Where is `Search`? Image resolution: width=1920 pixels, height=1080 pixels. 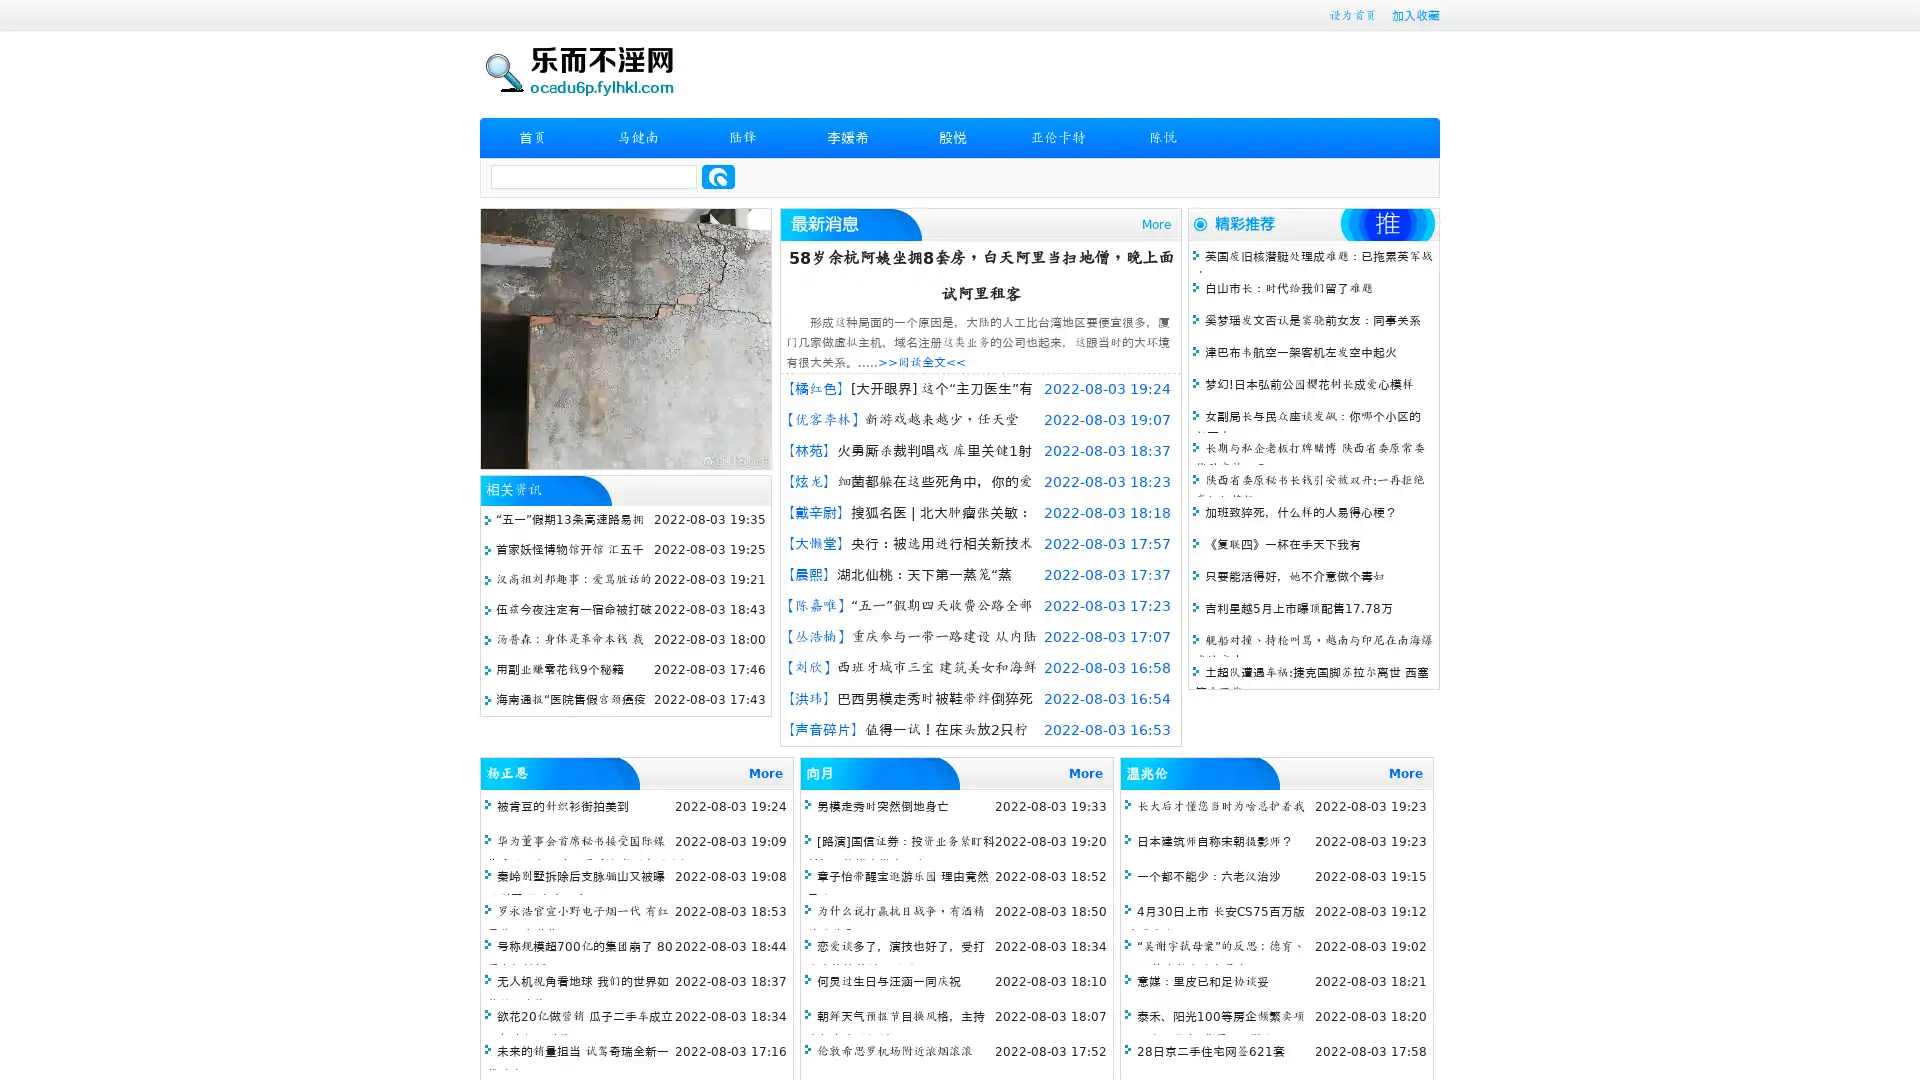 Search is located at coordinates (718, 176).